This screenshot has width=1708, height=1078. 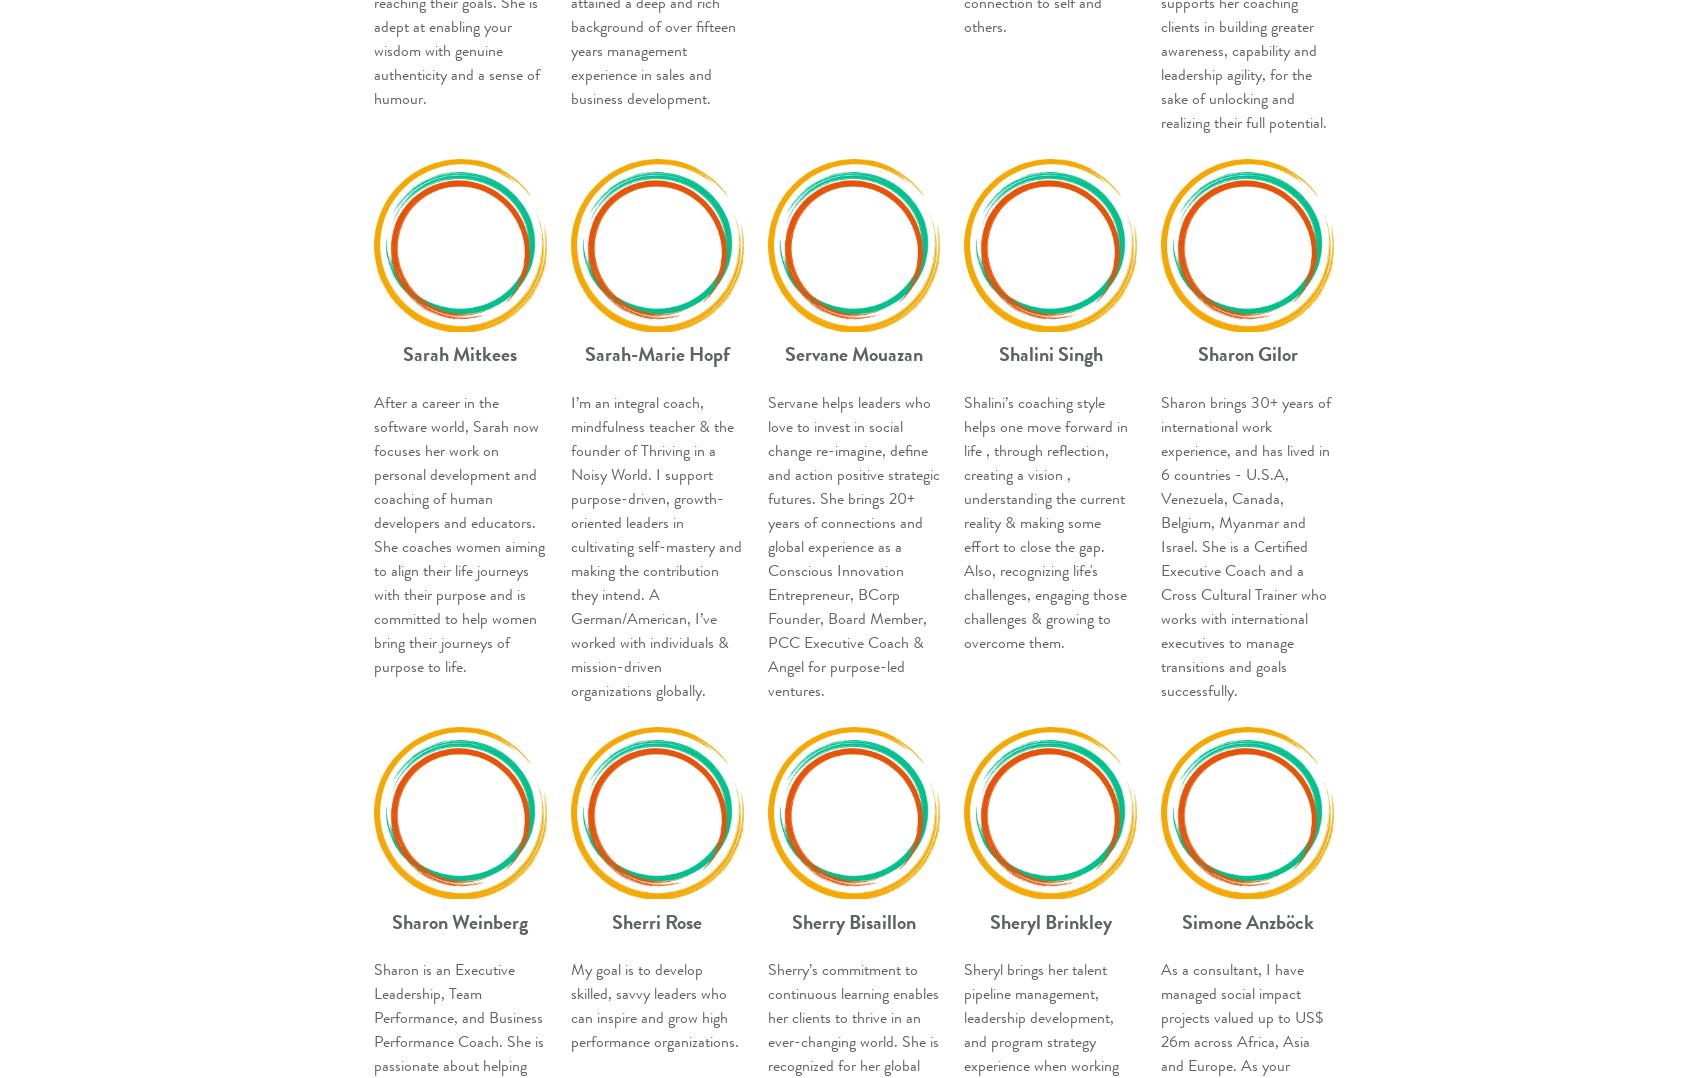 I want to click on 'Sharon Gilor', so click(x=1247, y=354).